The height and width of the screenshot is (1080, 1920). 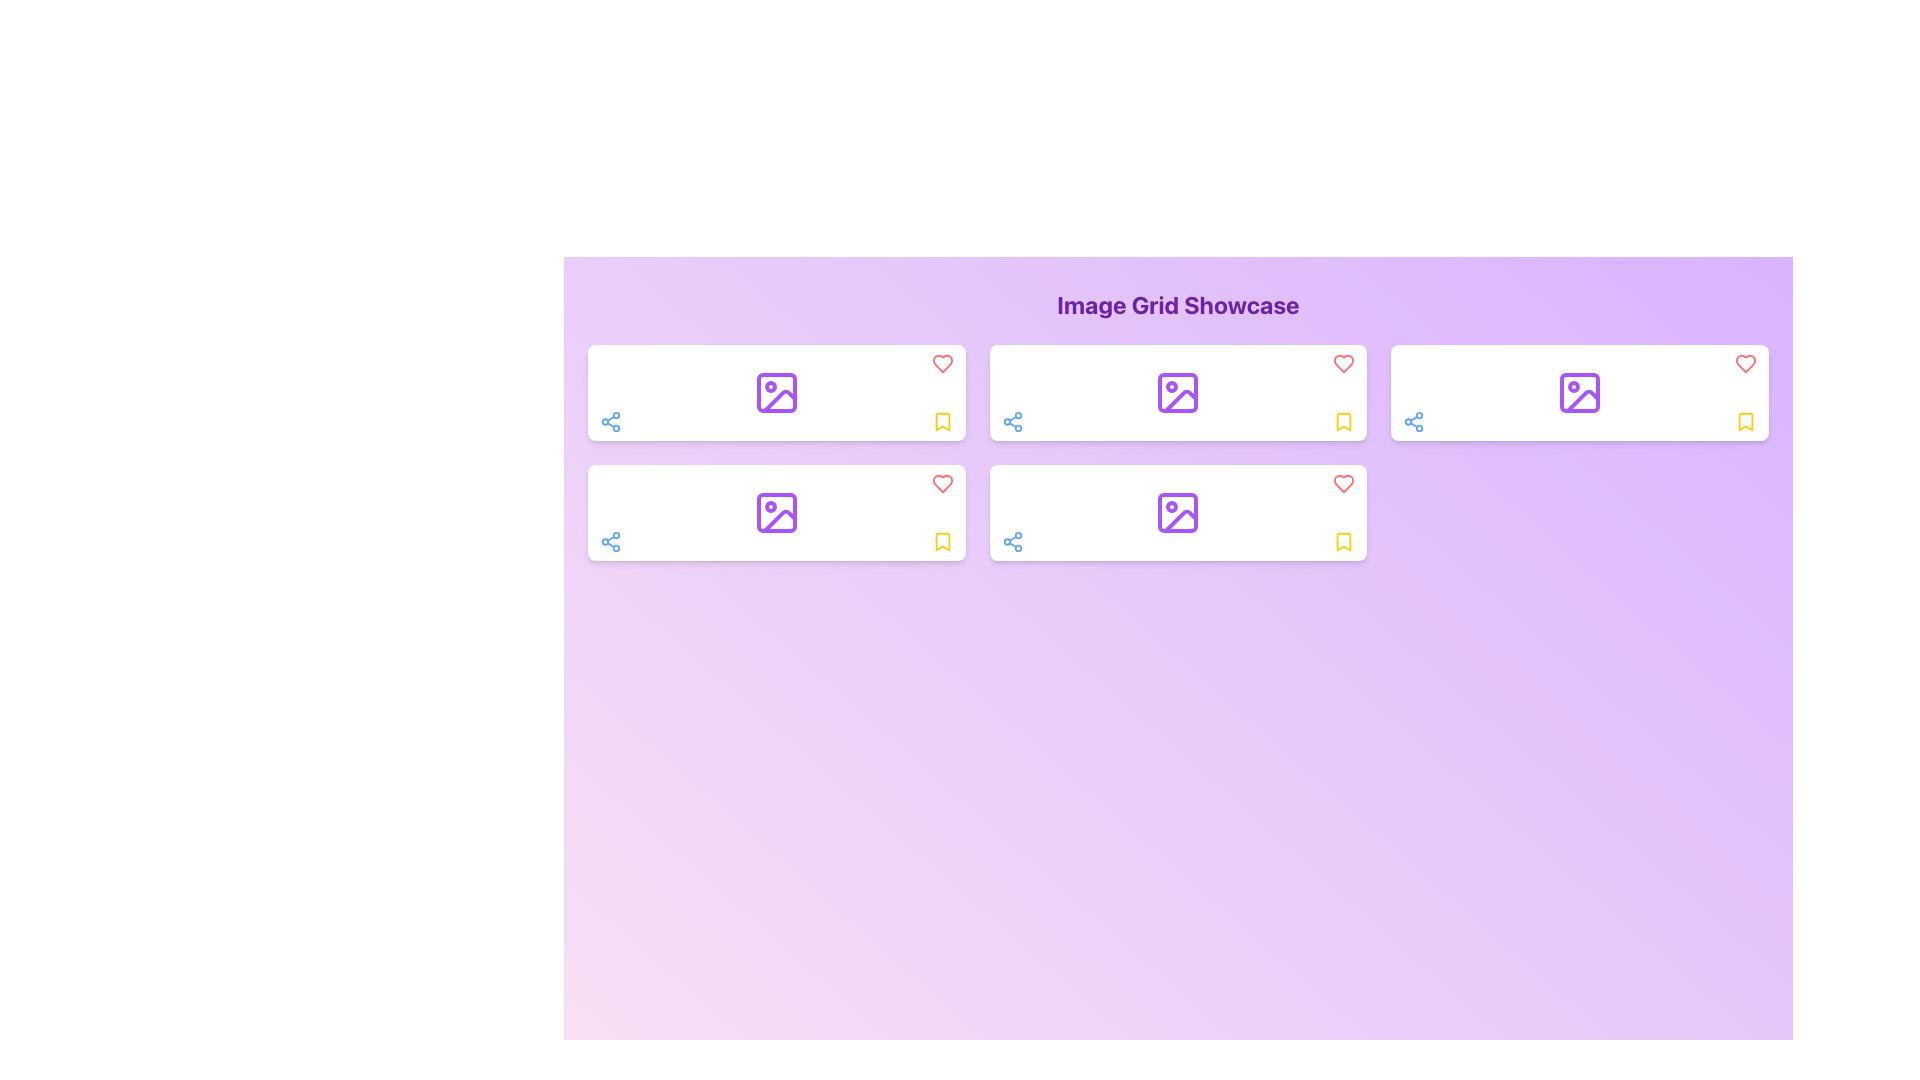 What do you see at coordinates (941, 363) in the screenshot?
I see `the like icon located in the top-right corner of the first image card in the grid layout` at bounding box center [941, 363].